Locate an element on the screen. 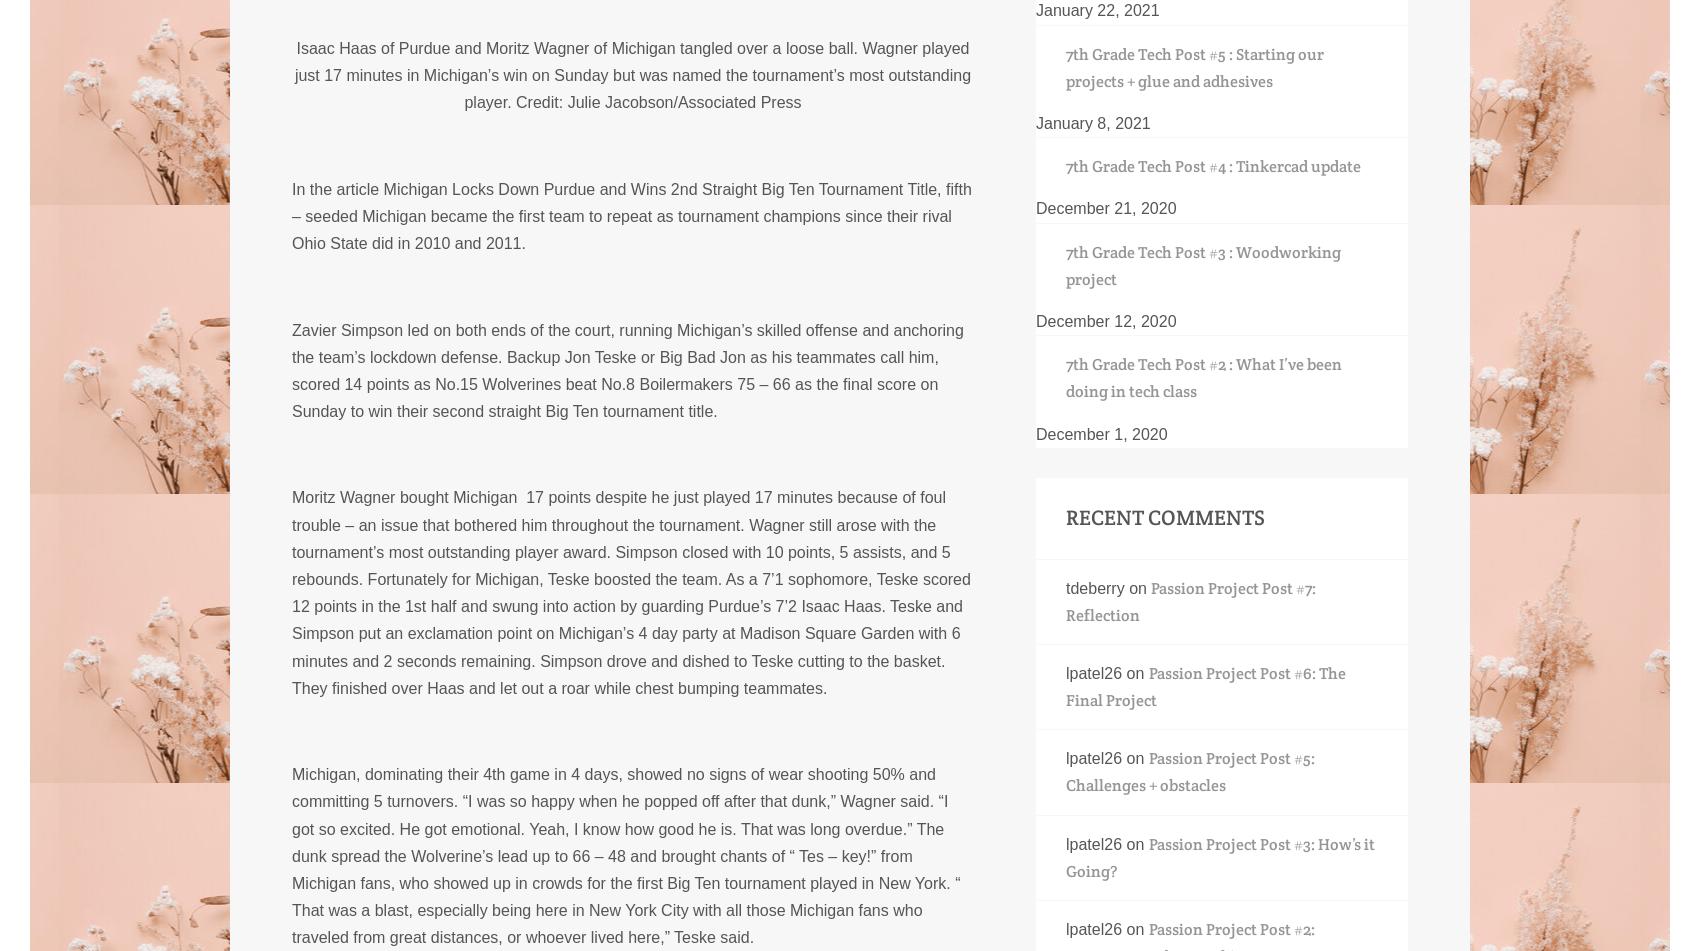 The height and width of the screenshot is (951, 1700). '7th Grade Tech Post #2 : What I’ve been doing in tech class' is located at coordinates (1202, 378).